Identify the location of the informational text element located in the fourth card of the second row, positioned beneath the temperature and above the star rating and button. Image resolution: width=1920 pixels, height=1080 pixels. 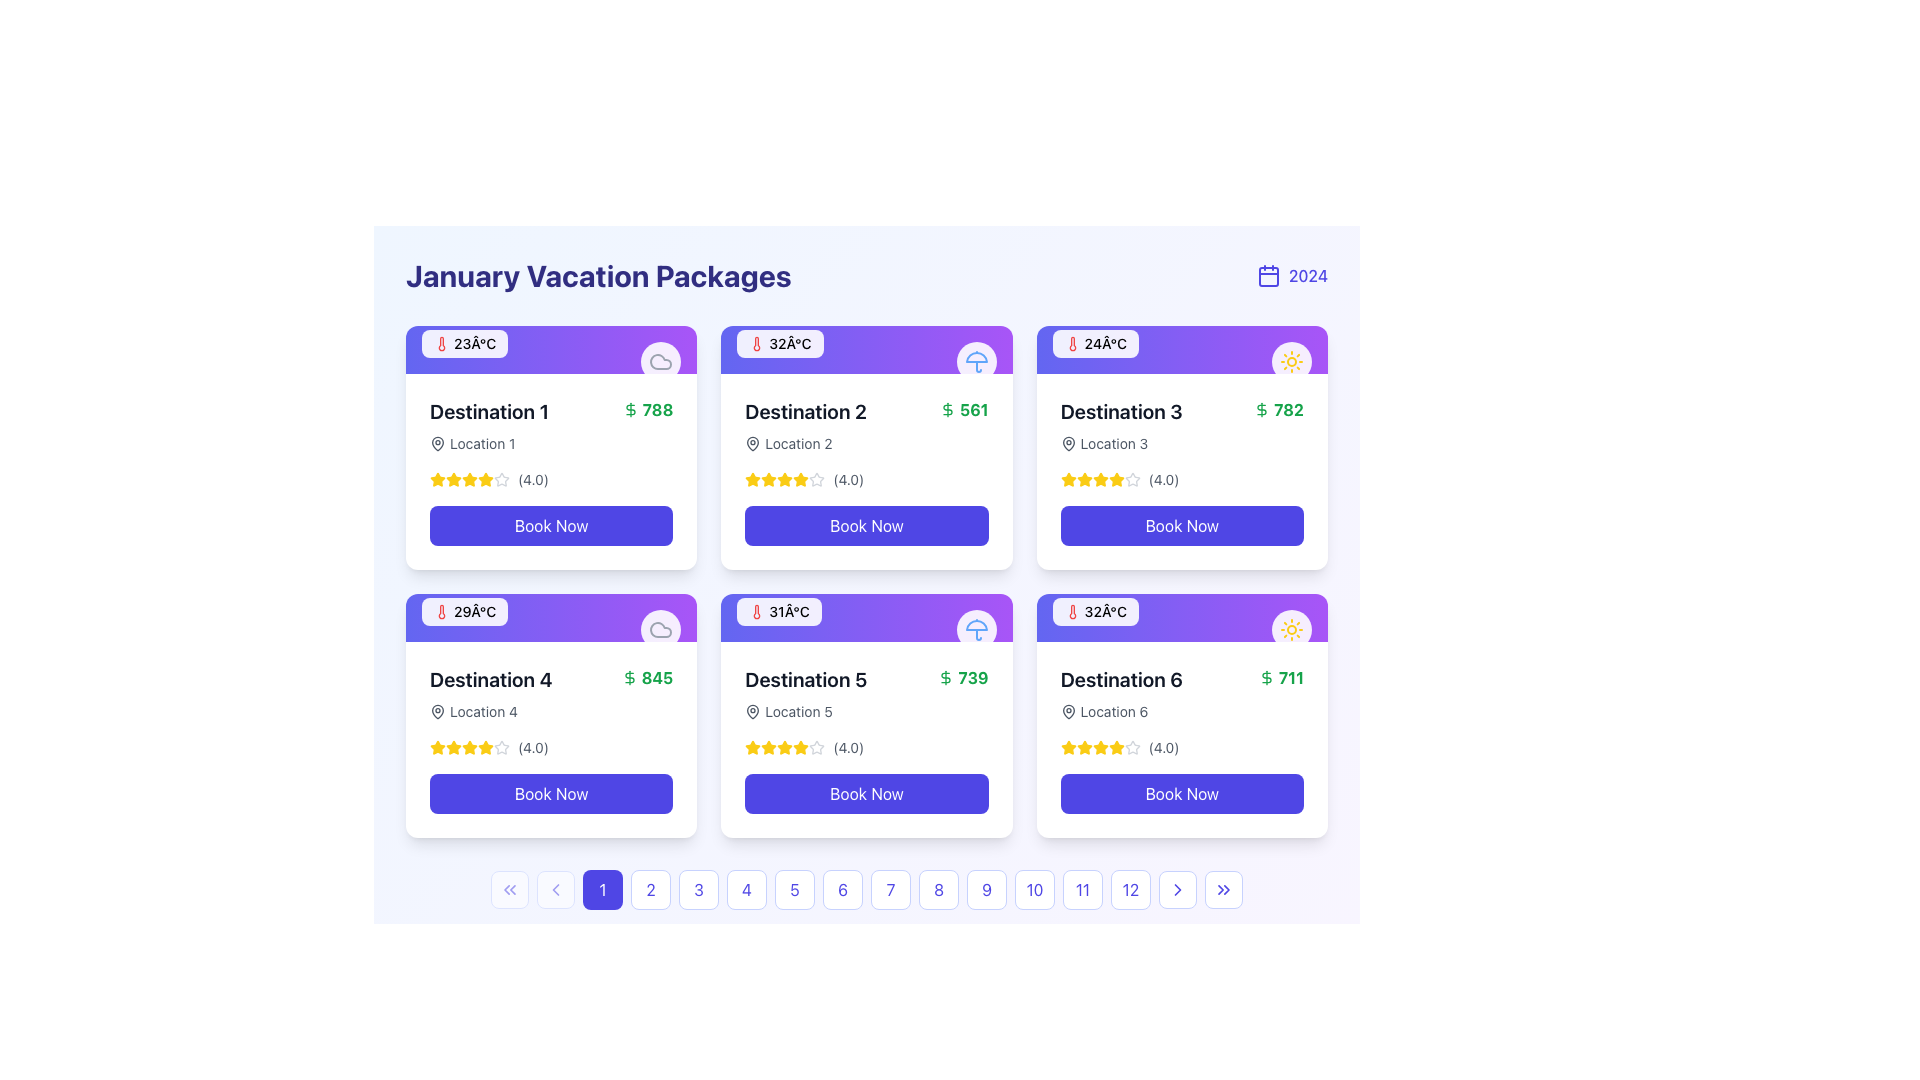
(491, 693).